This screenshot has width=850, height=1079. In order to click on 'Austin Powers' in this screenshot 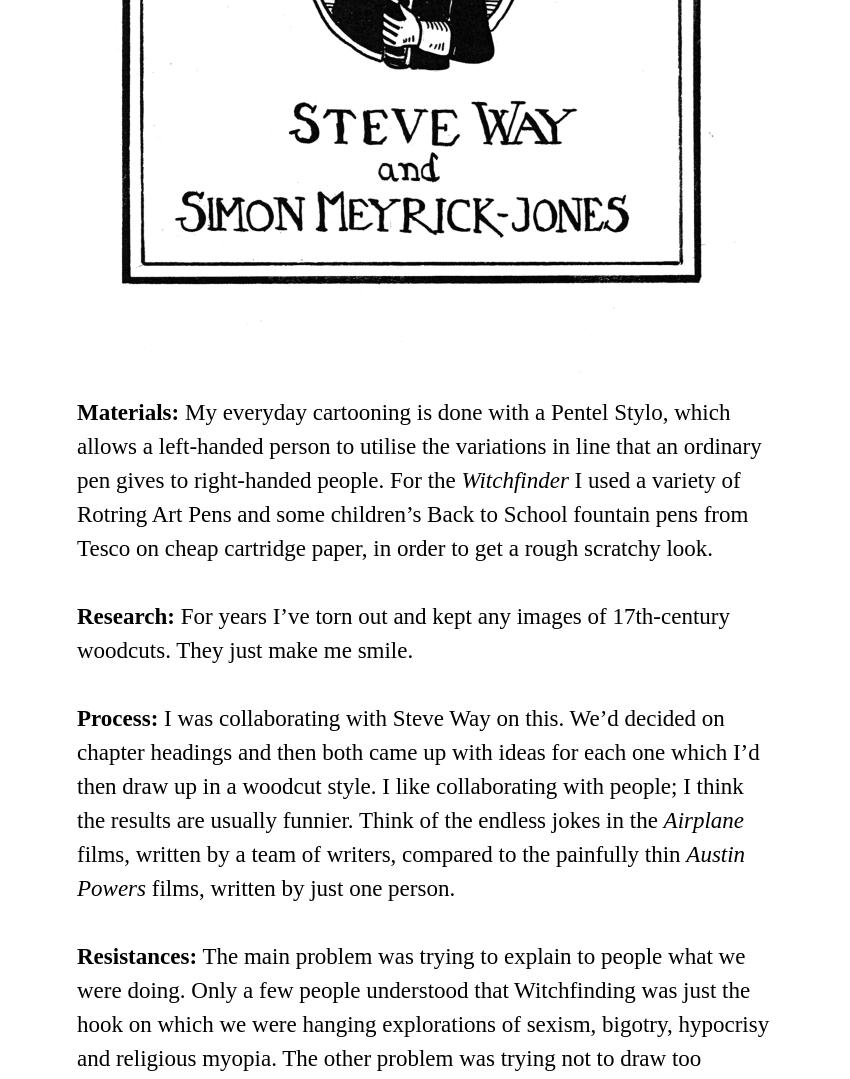, I will do `click(410, 870)`.